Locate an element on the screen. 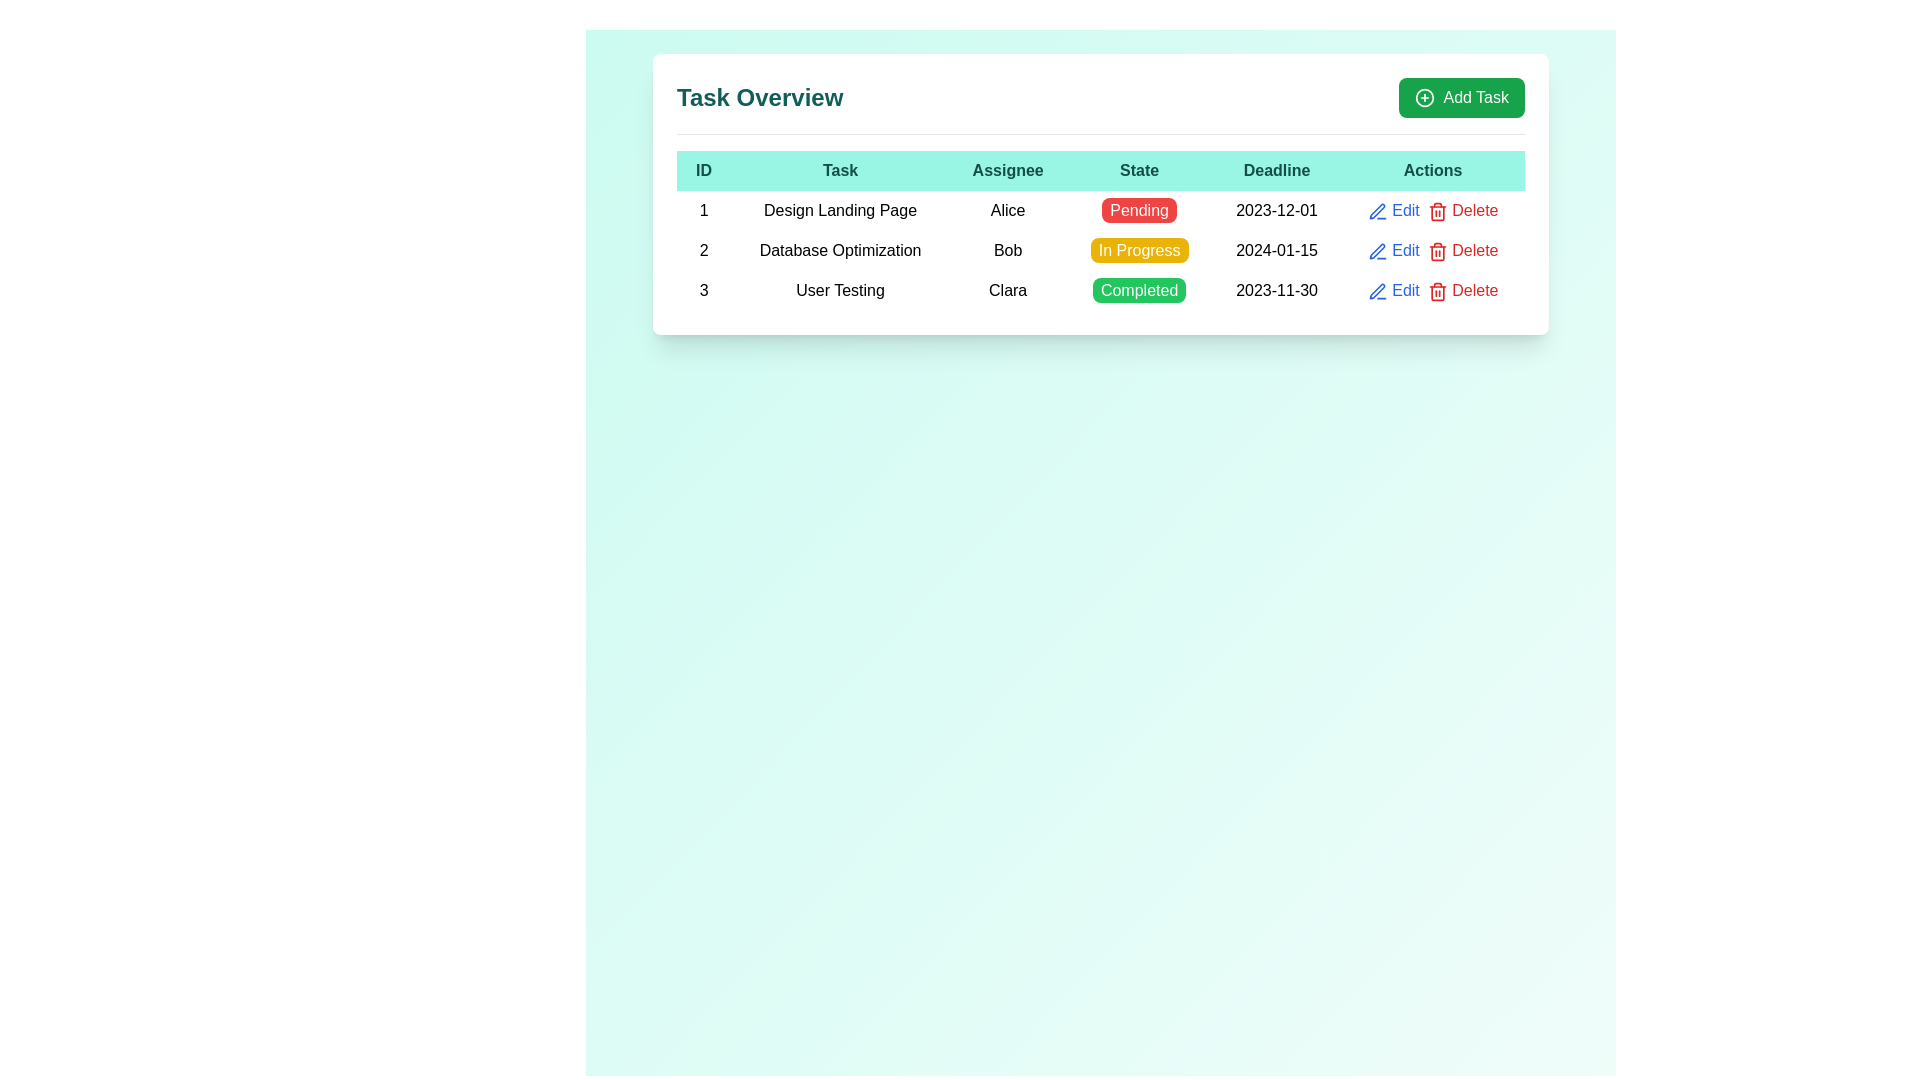  the 'Delete' link in the Actions column of the second row of the table for visual feedback is located at coordinates (1432, 249).